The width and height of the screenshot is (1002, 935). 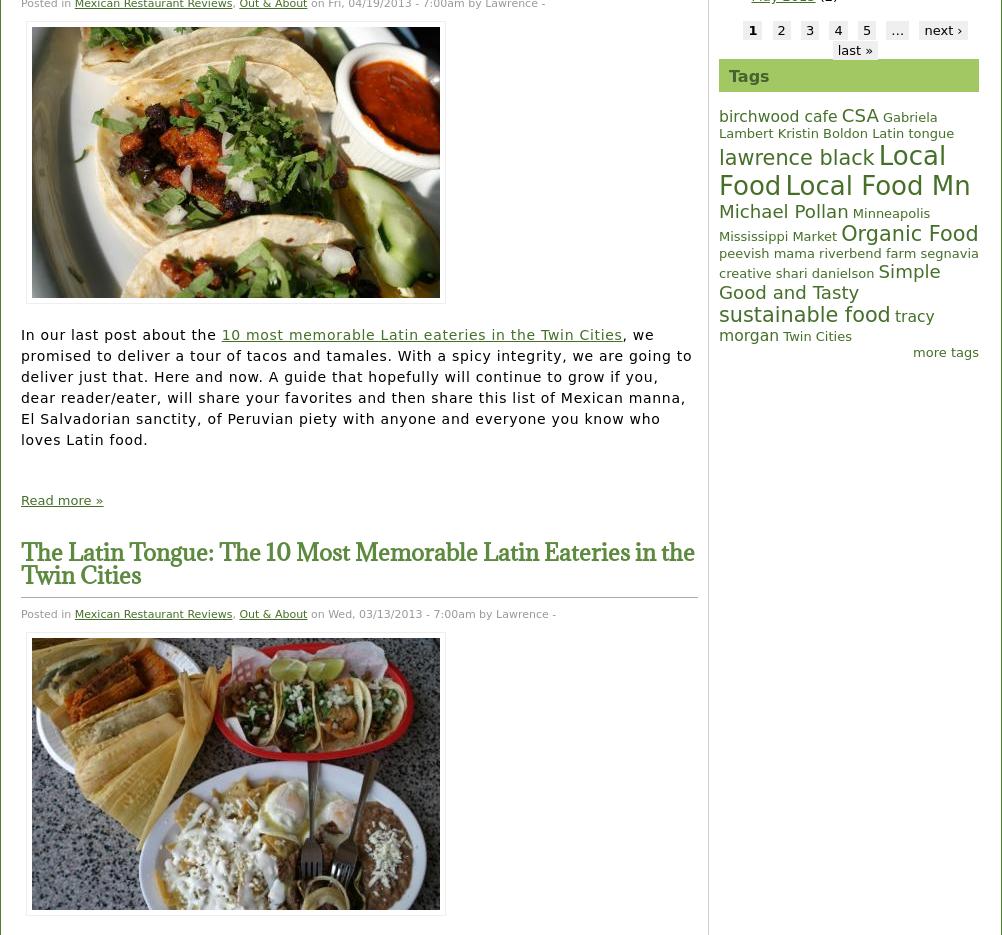 What do you see at coordinates (803, 315) in the screenshot?
I see `'sustainable food'` at bounding box center [803, 315].